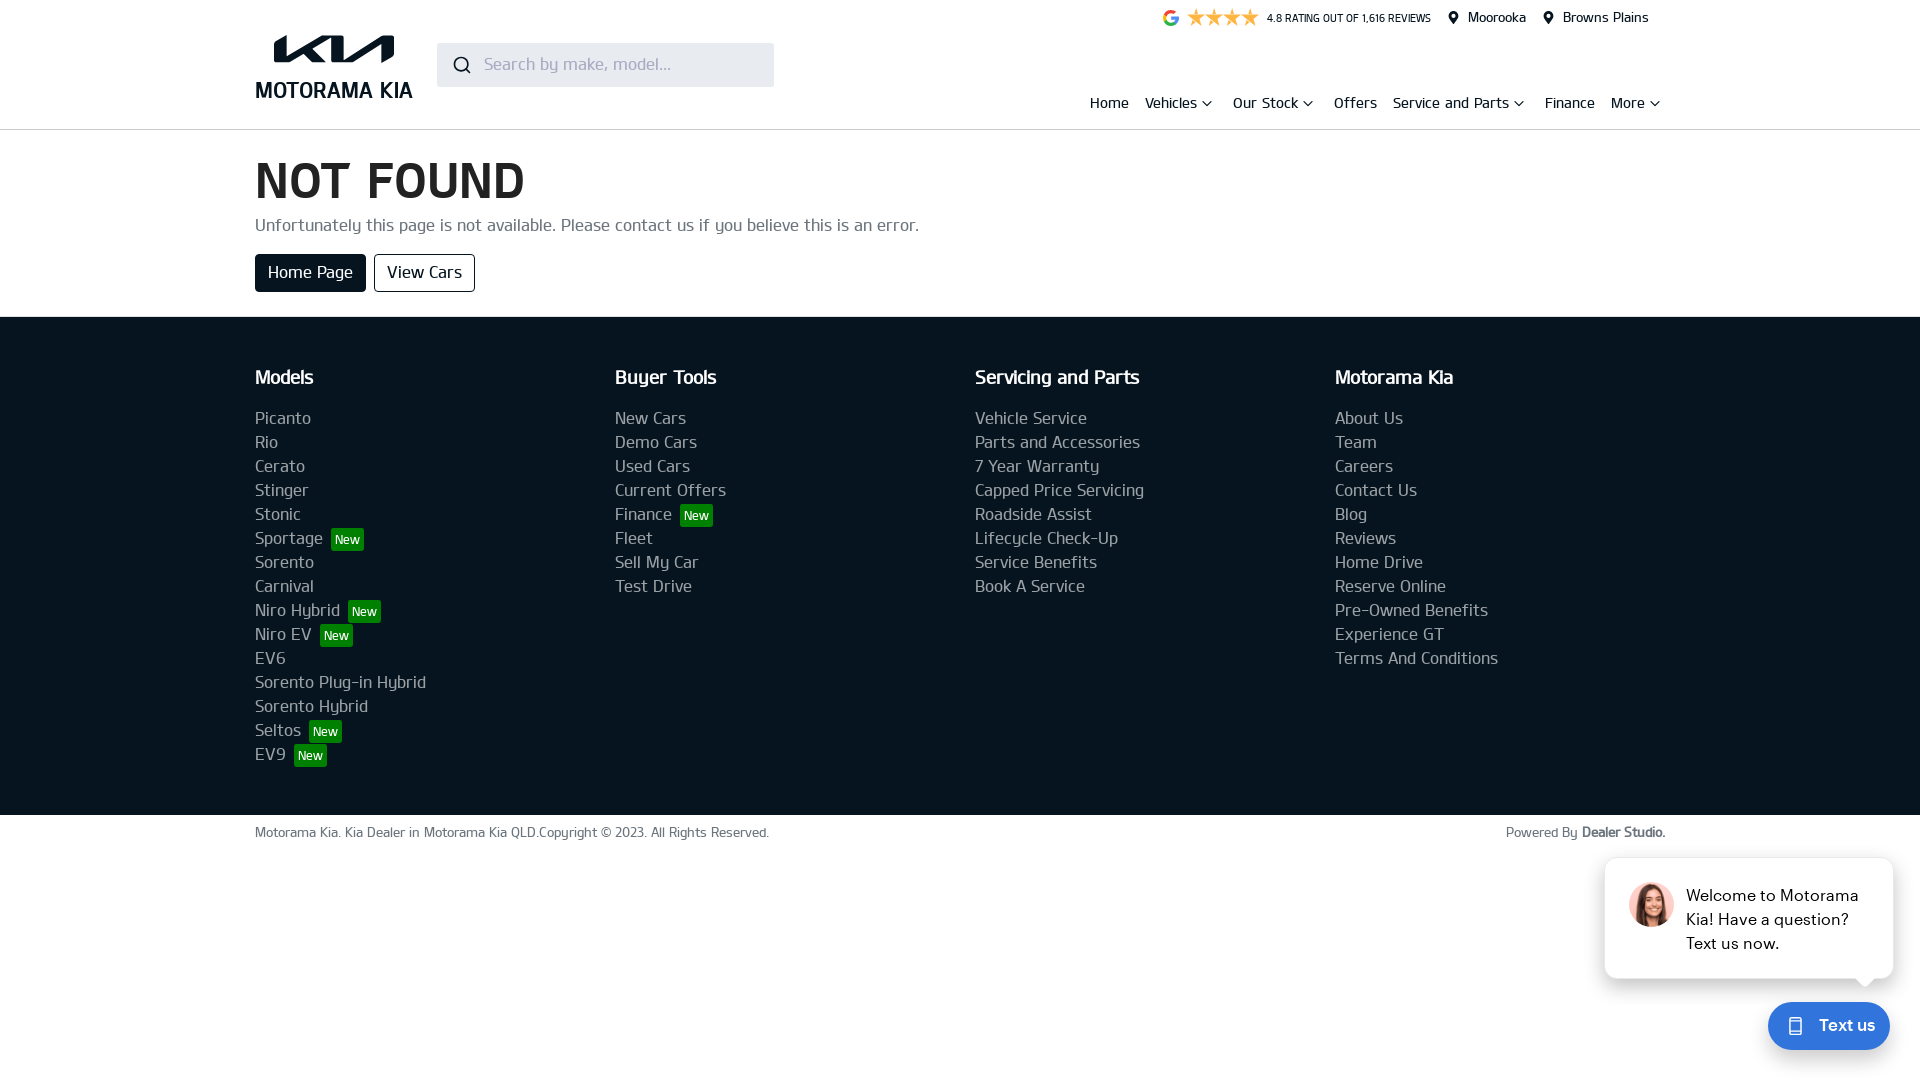 The image size is (1920, 1080). Describe the element at coordinates (1334, 658) in the screenshot. I see `'Terms And Conditions'` at that location.